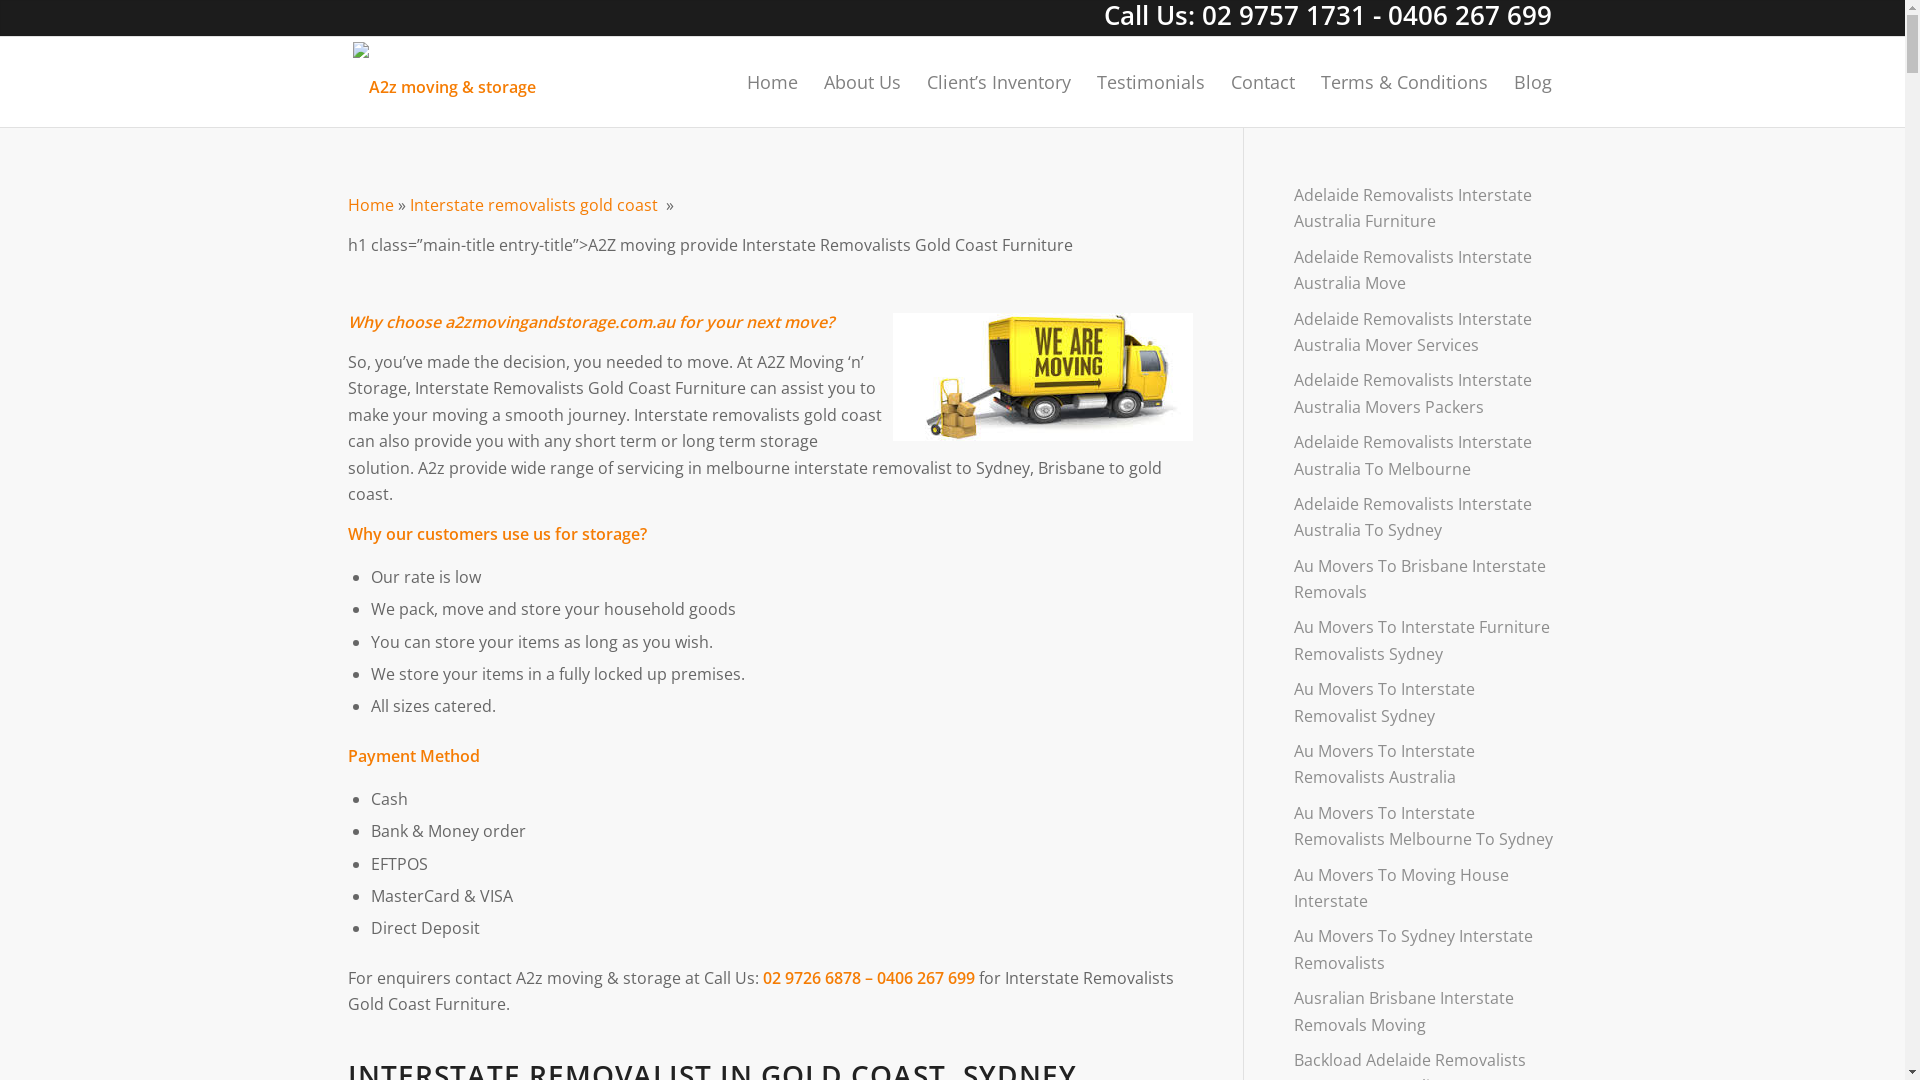 This screenshot has width=1920, height=1080. Describe the element at coordinates (1294, 455) in the screenshot. I see `'Adelaide Removalists Interstate Australia To Melbourne'` at that location.